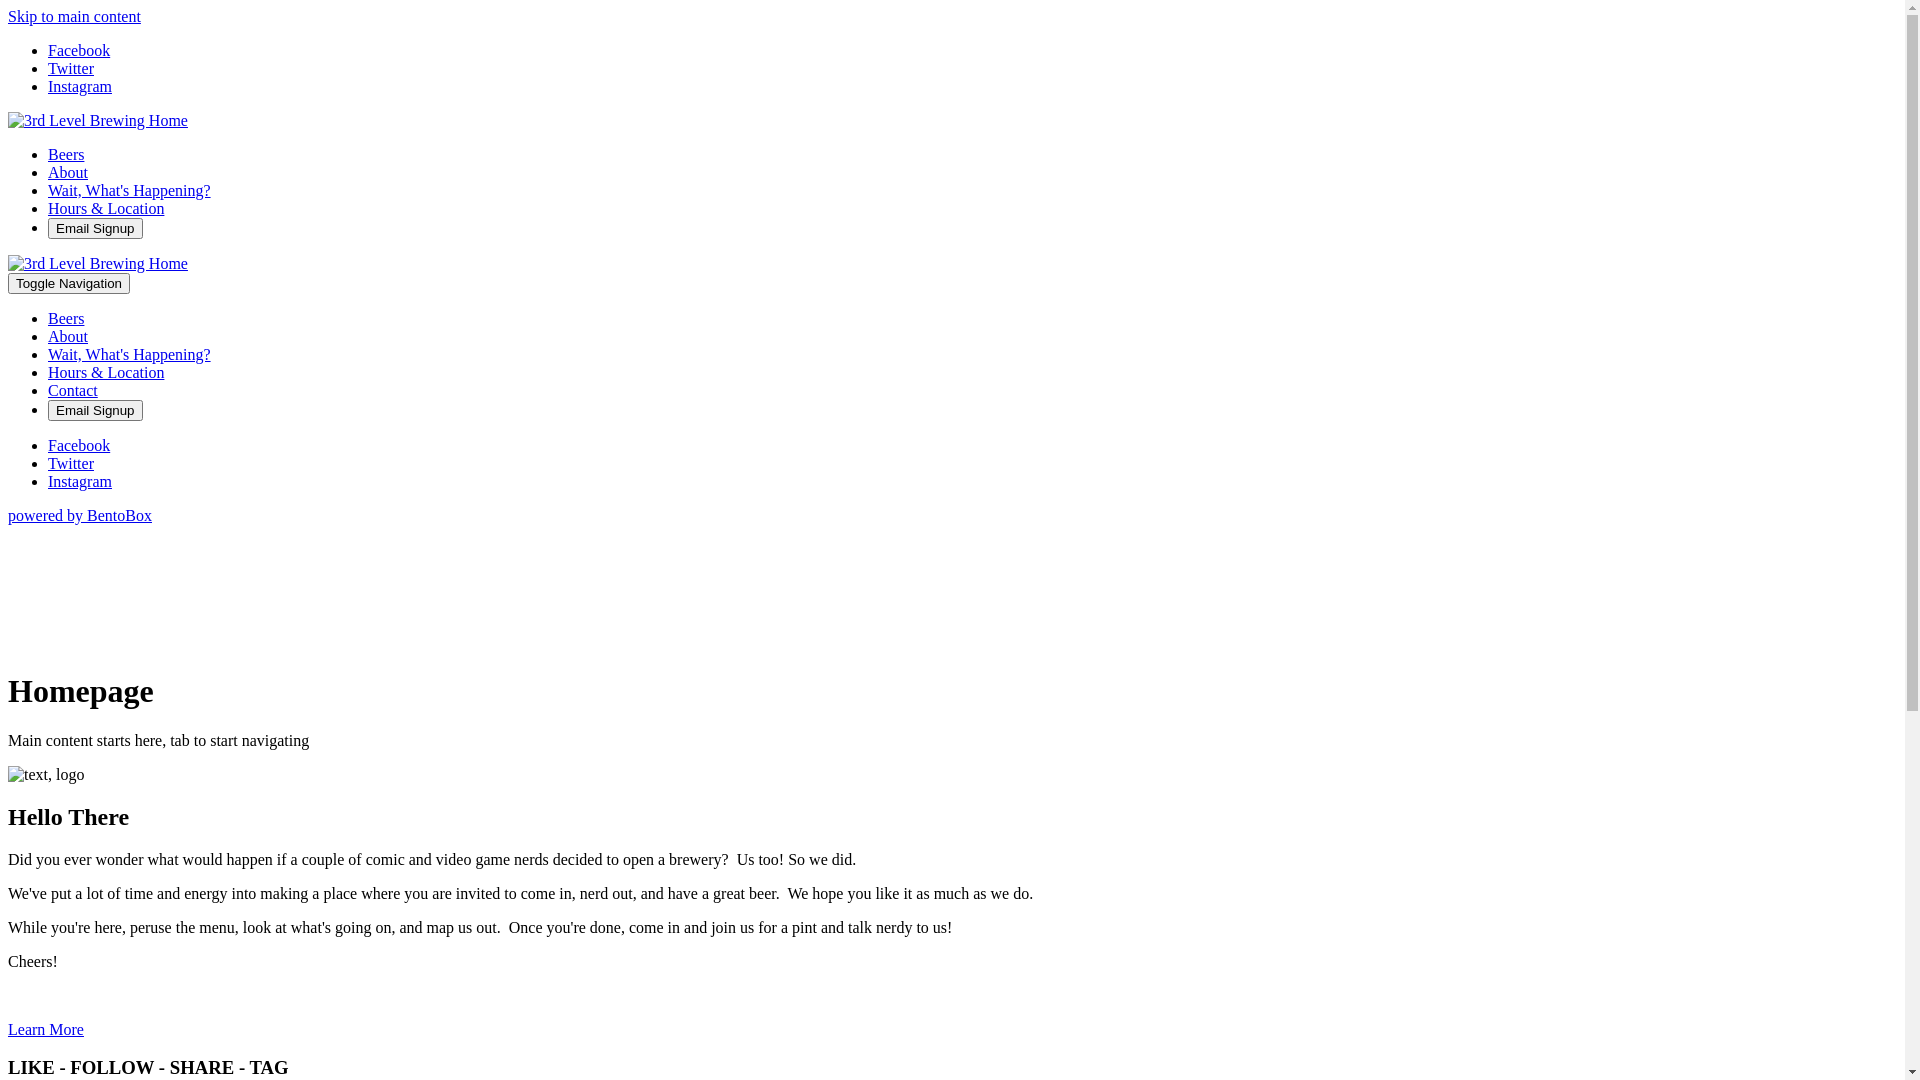 The height and width of the screenshot is (1080, 1920). I want to click on 'Twitter', so click(71, 463).